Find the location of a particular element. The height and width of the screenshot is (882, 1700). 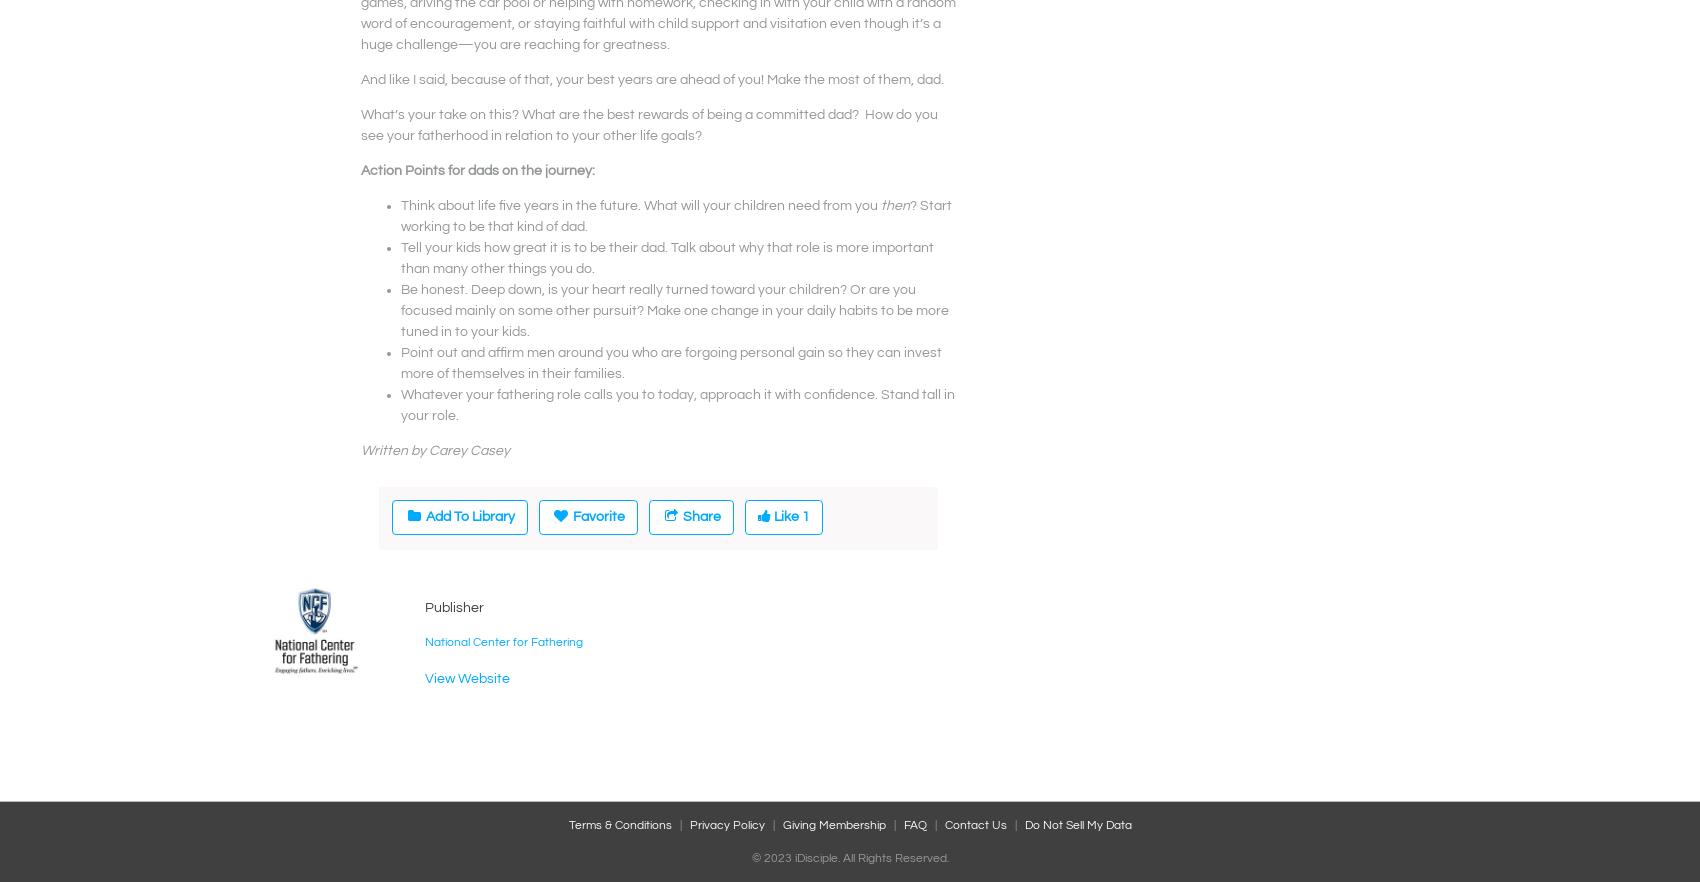

'Tell your kids how great it is to be their dad. Talk about why that role is more important than many other things you do.' is located at coordinates (667, 257).